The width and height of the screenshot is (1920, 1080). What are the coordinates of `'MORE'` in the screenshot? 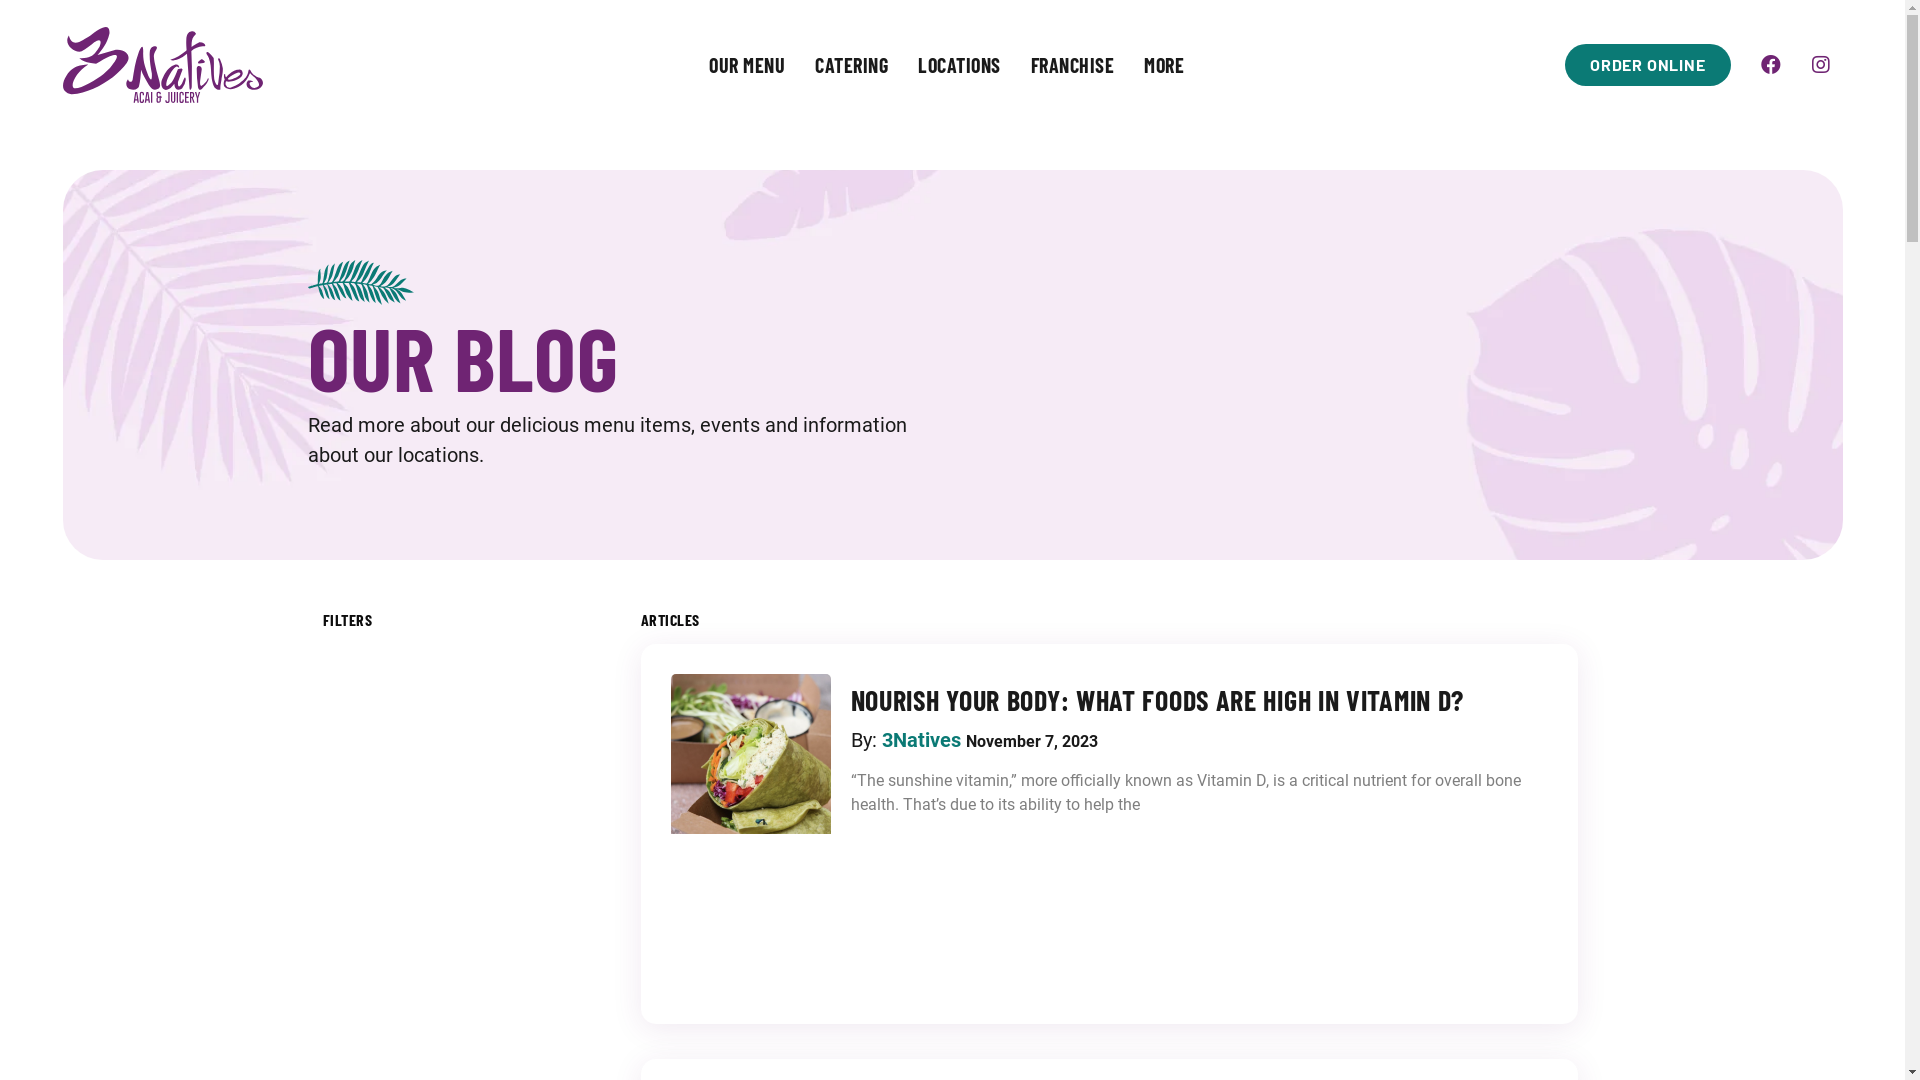 It's located at (1163, 64).